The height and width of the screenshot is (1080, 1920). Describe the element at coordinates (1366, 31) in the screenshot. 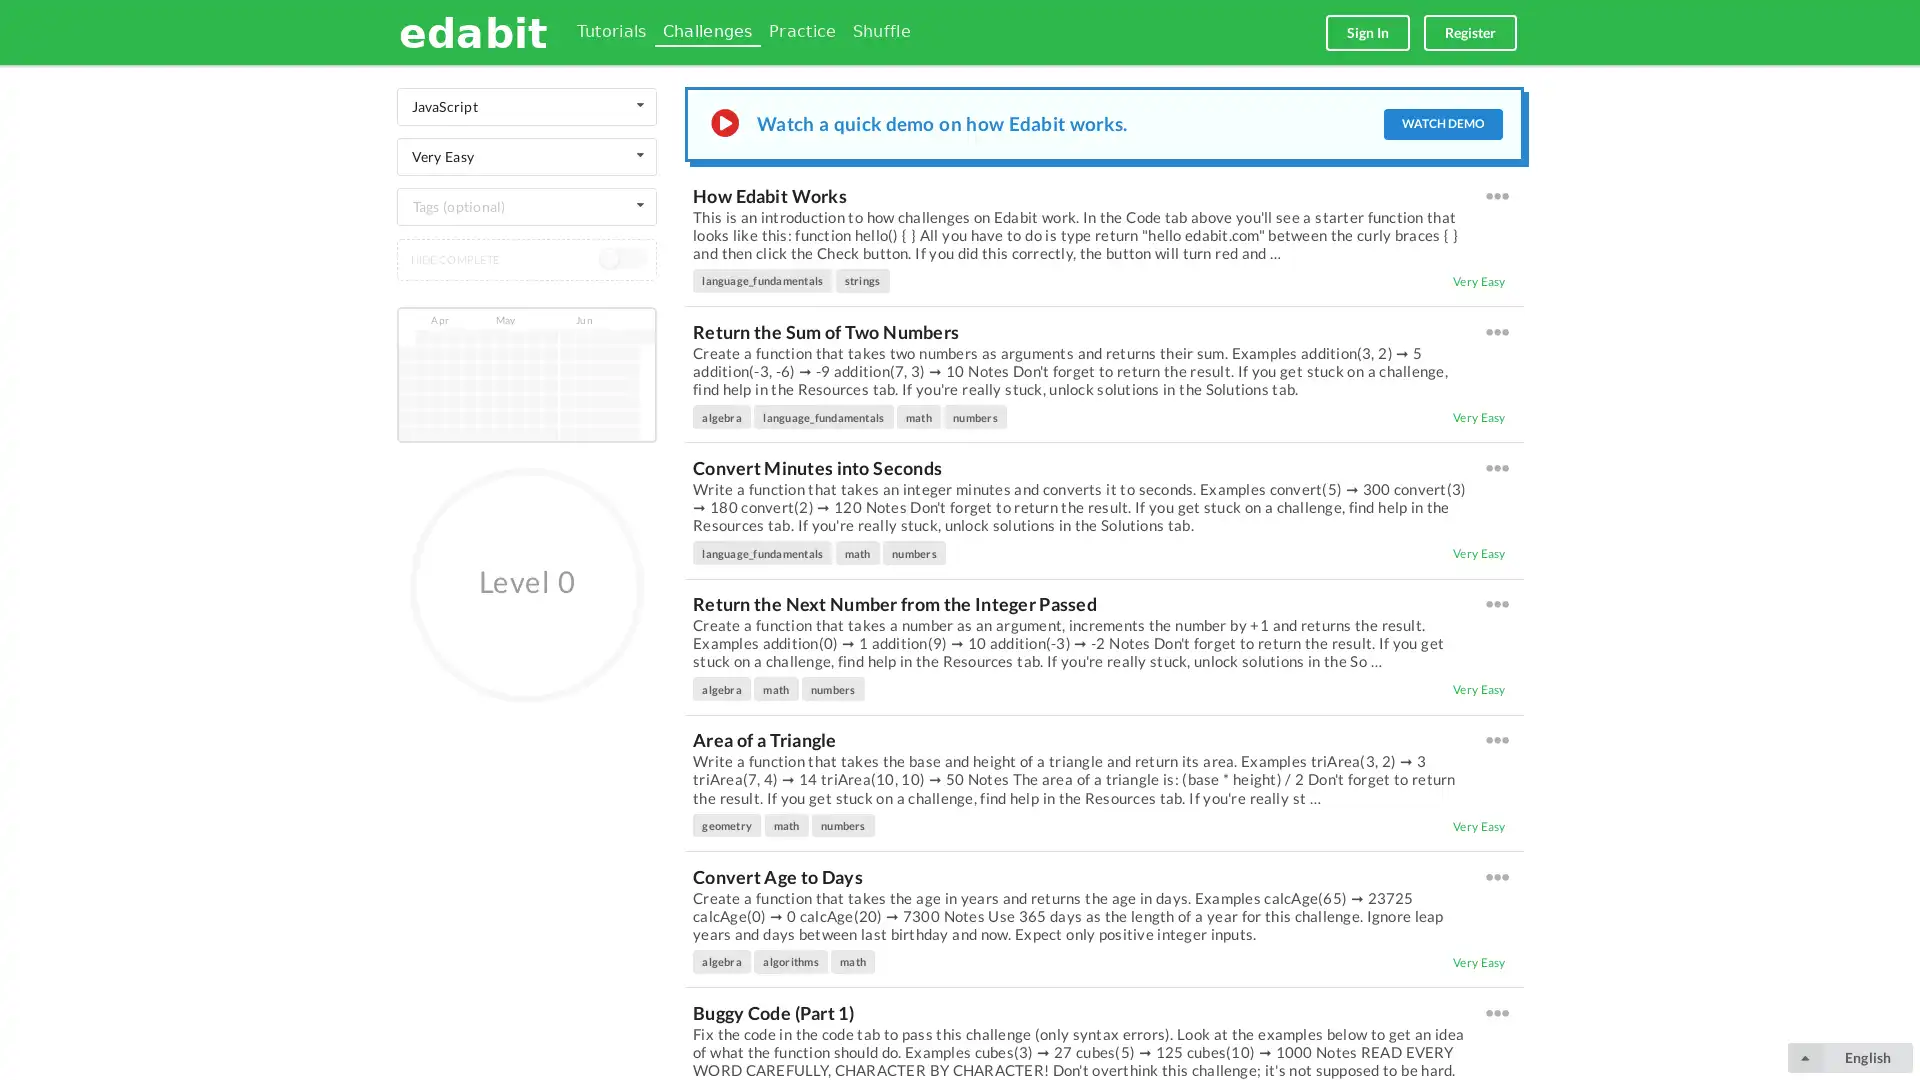

I see `Sign In` at that location.